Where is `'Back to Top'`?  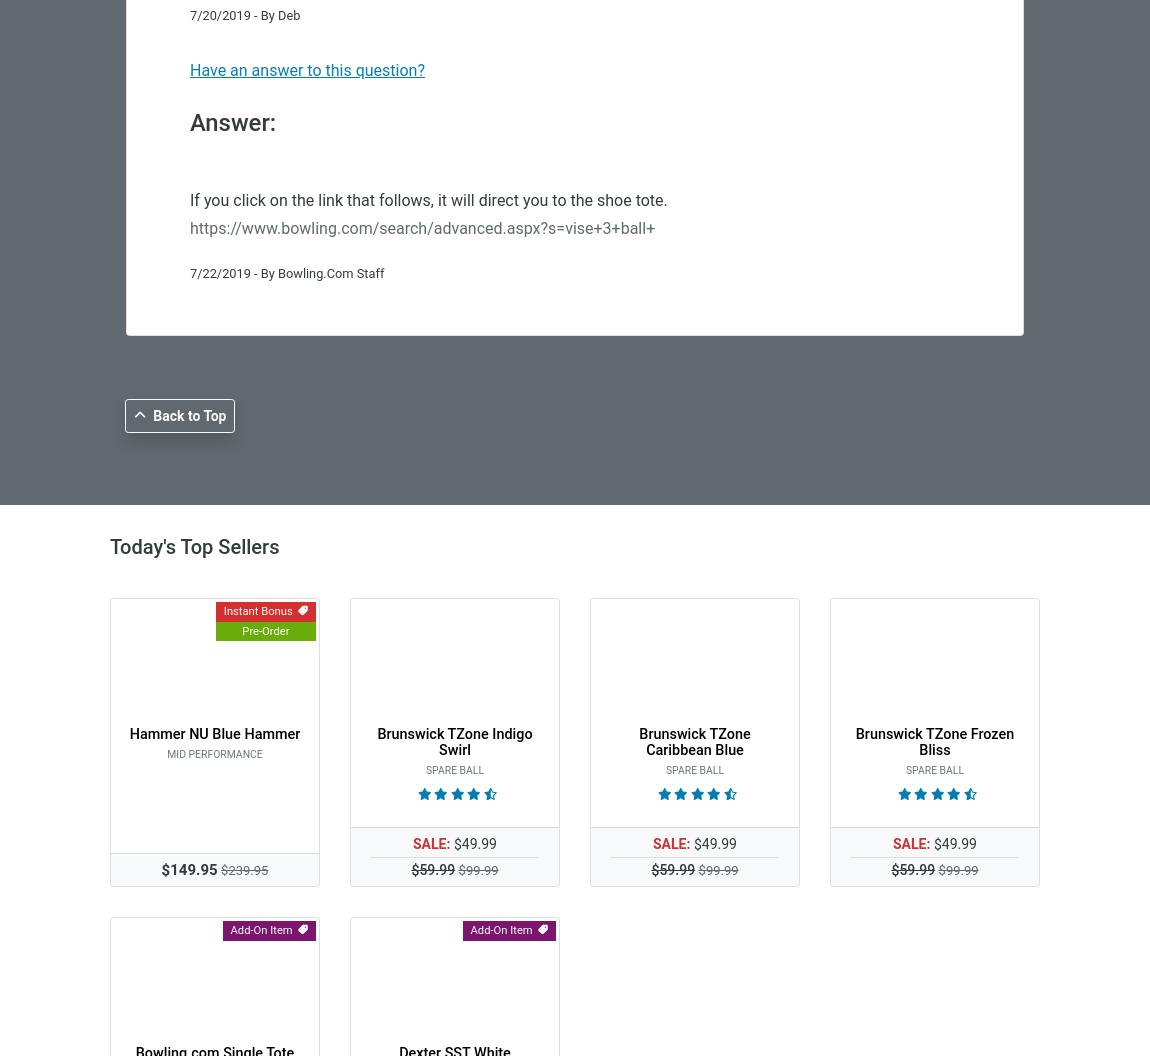
'Back to Top' is located at coordinates (188, 415).